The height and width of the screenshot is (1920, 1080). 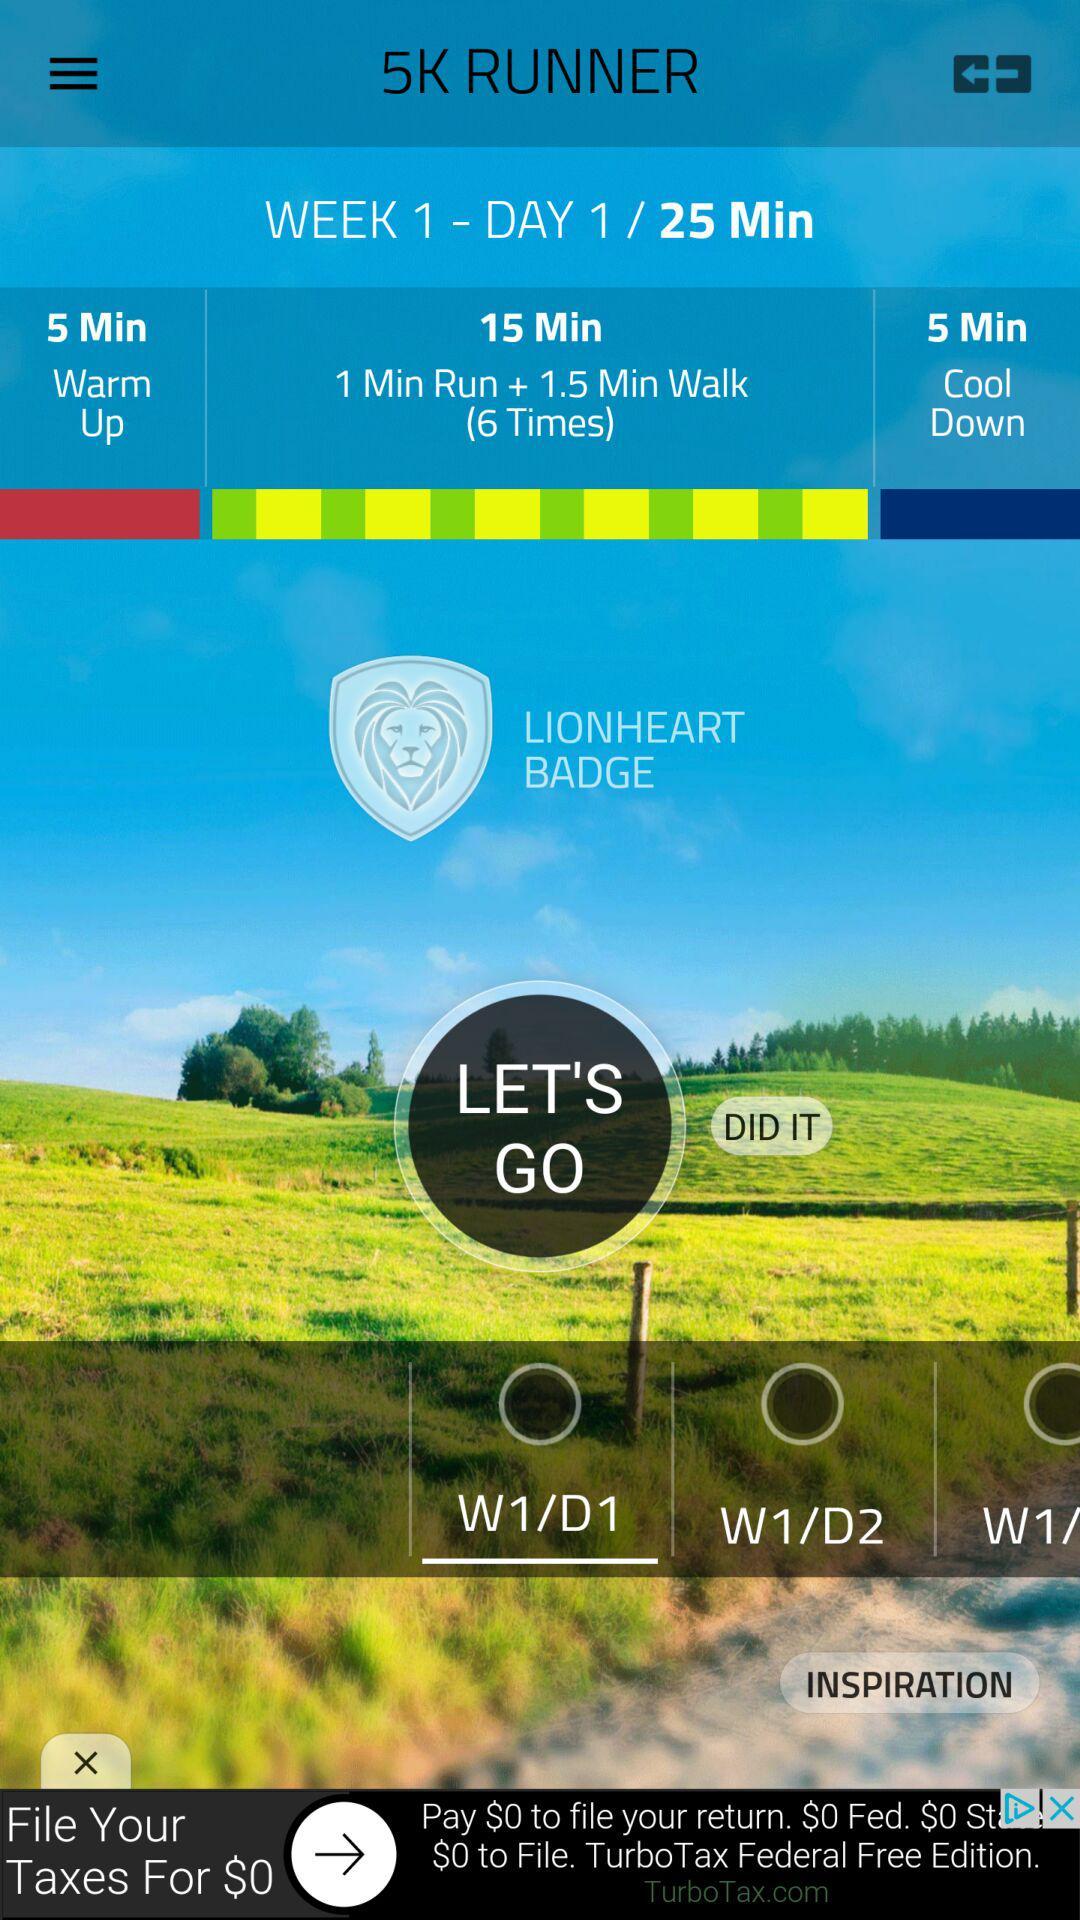 What do you see at coordinates (80, 73) in the screenshot?
I see `open menu` at bounding box center [80, 73].